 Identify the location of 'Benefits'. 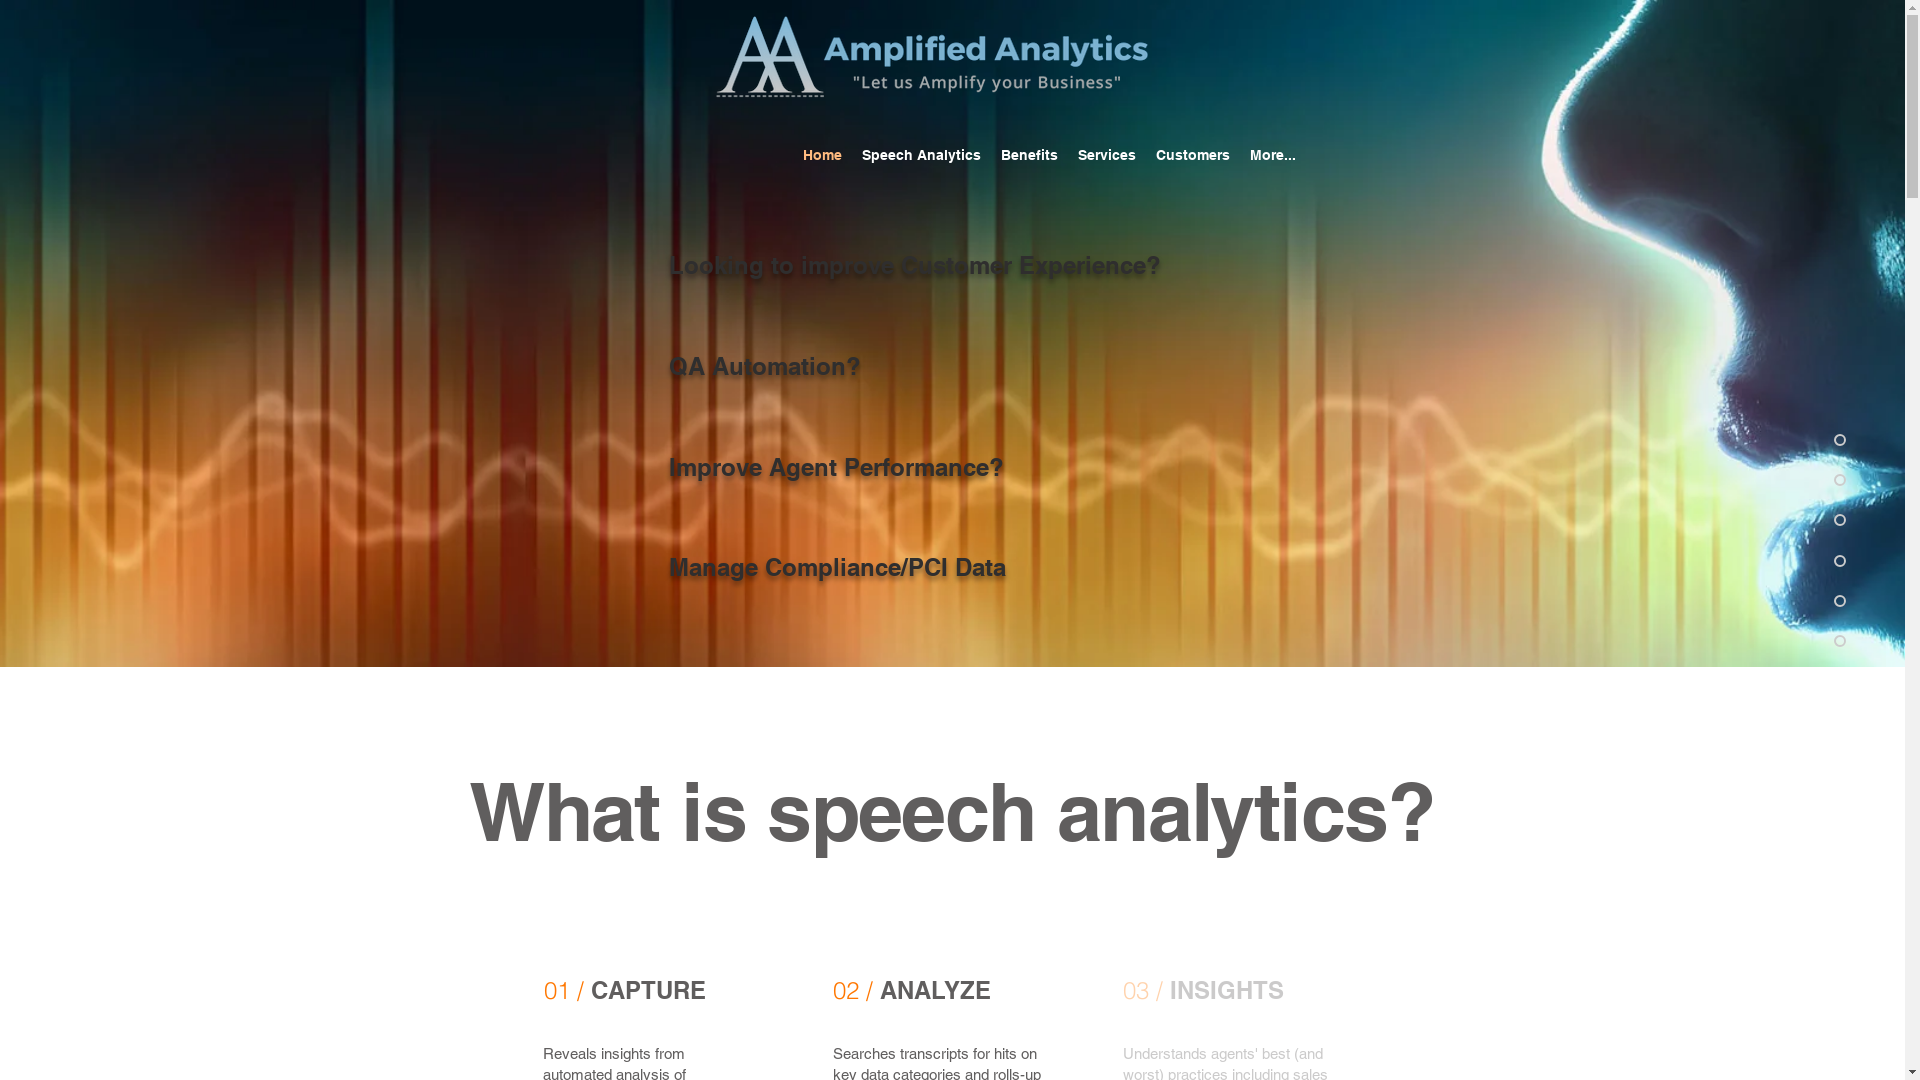
(990, 153).